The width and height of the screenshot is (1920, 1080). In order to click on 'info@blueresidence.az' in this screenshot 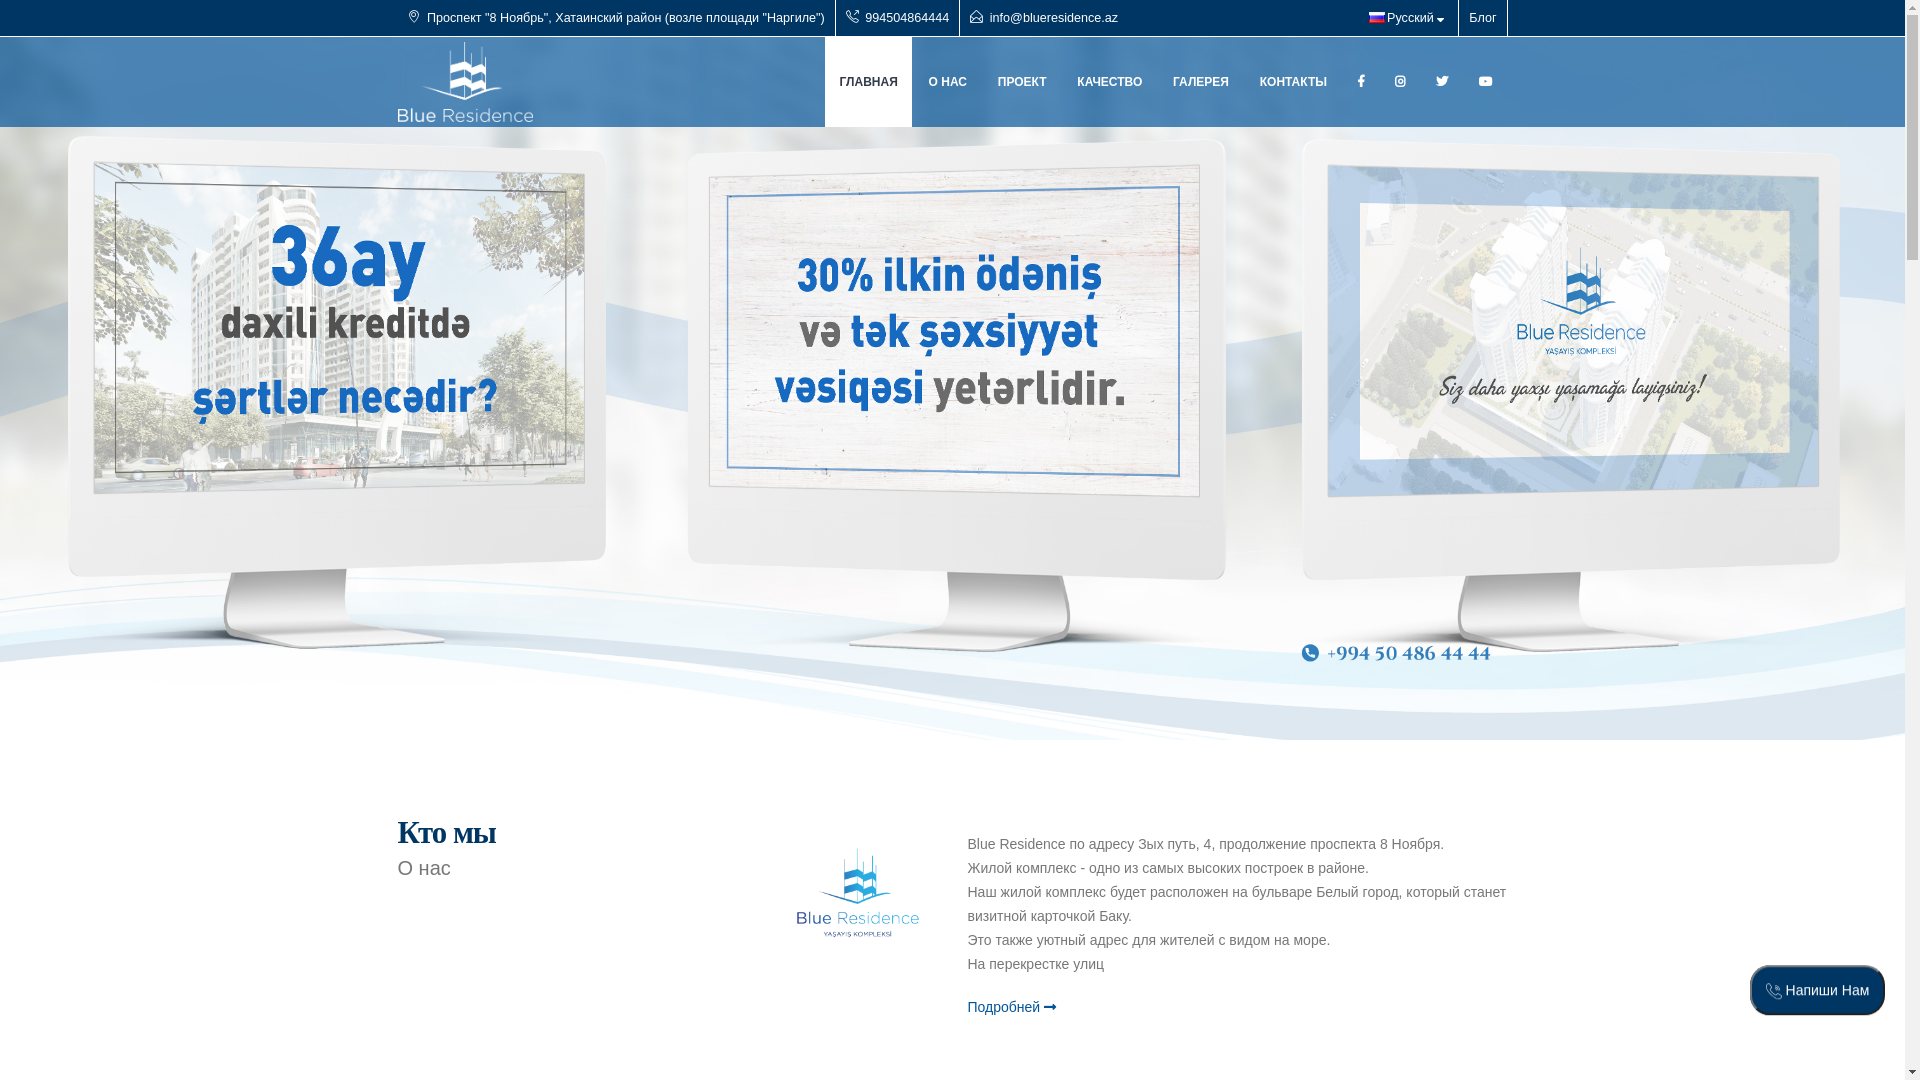, I will do `click(1053, 18)`.